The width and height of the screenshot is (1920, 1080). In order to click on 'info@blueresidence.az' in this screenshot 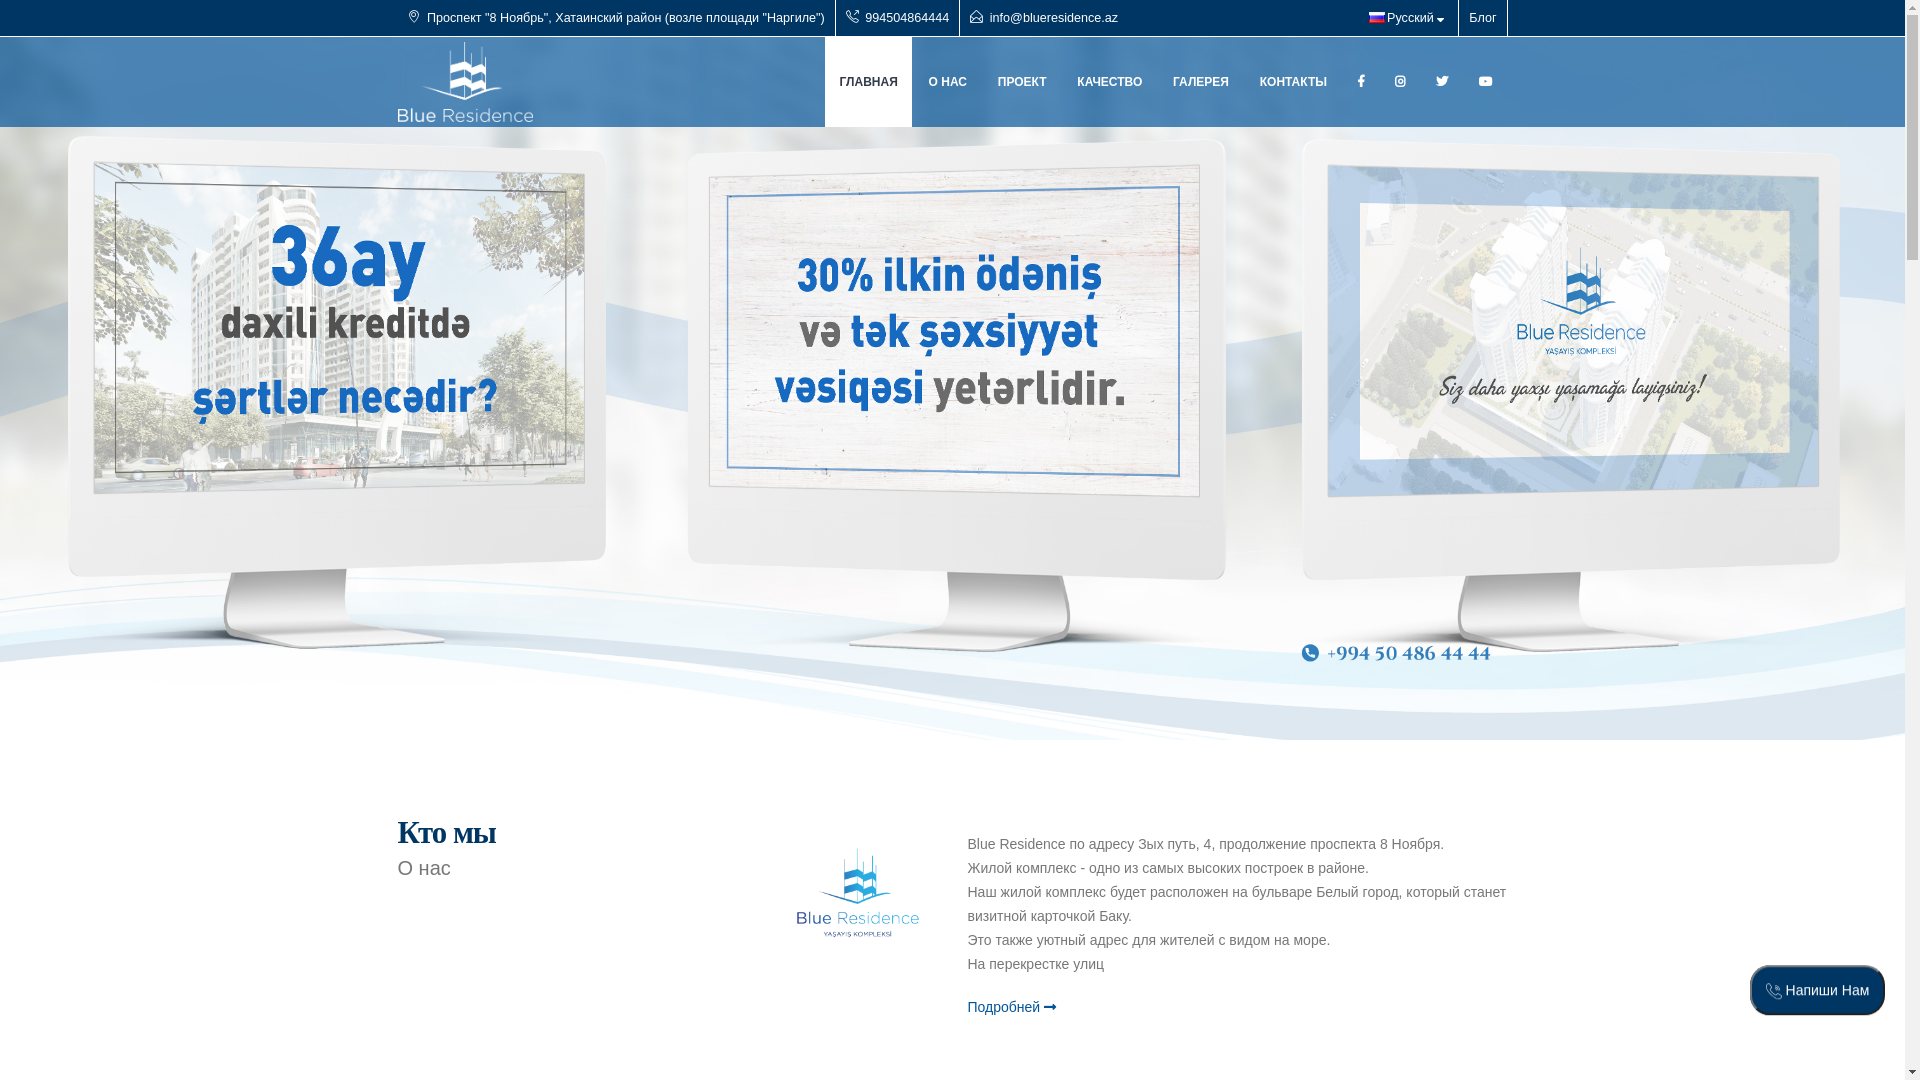, I will do `click(1053, 18)`.